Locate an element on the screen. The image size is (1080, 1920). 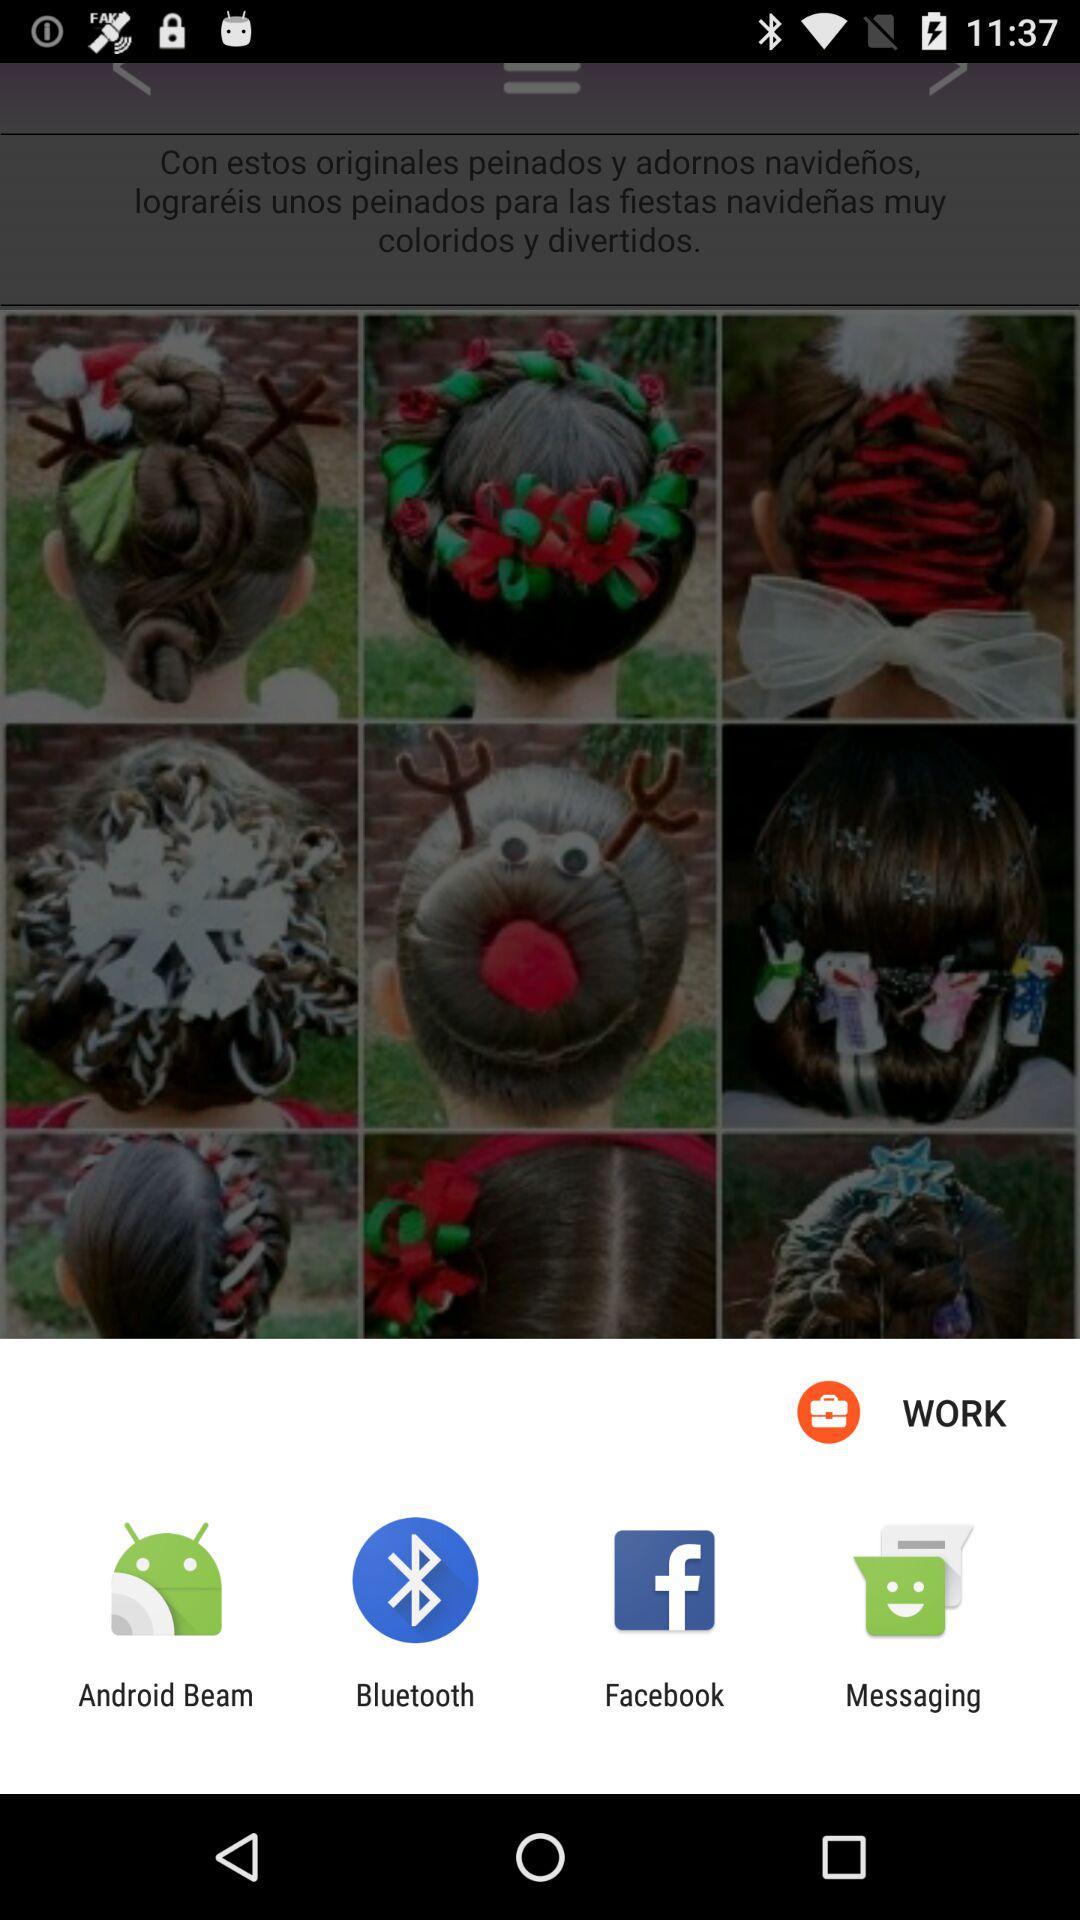
the app next to the bluetooth icon is located at coordinates (165, 1711).